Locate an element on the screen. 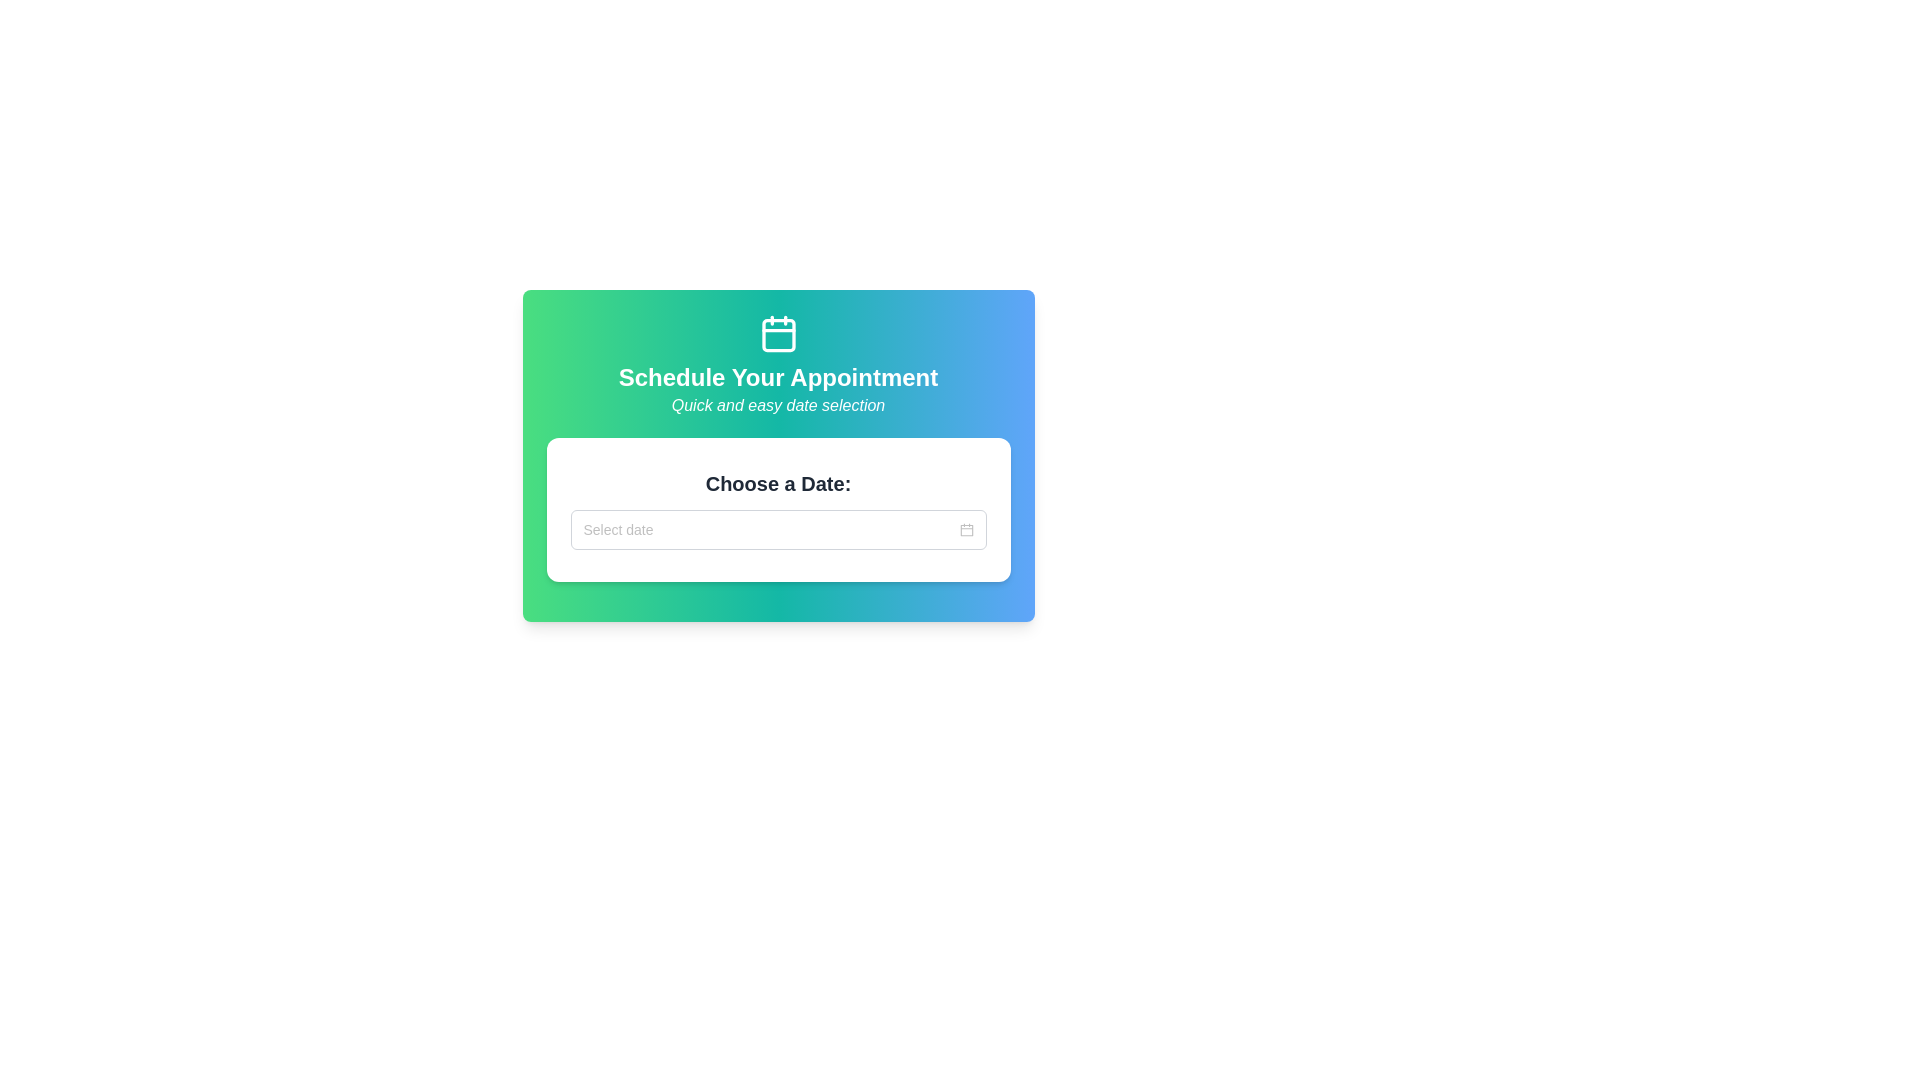  the calendar icon located to the right of the 'Select date' input field is located at coordinates (966, 528).